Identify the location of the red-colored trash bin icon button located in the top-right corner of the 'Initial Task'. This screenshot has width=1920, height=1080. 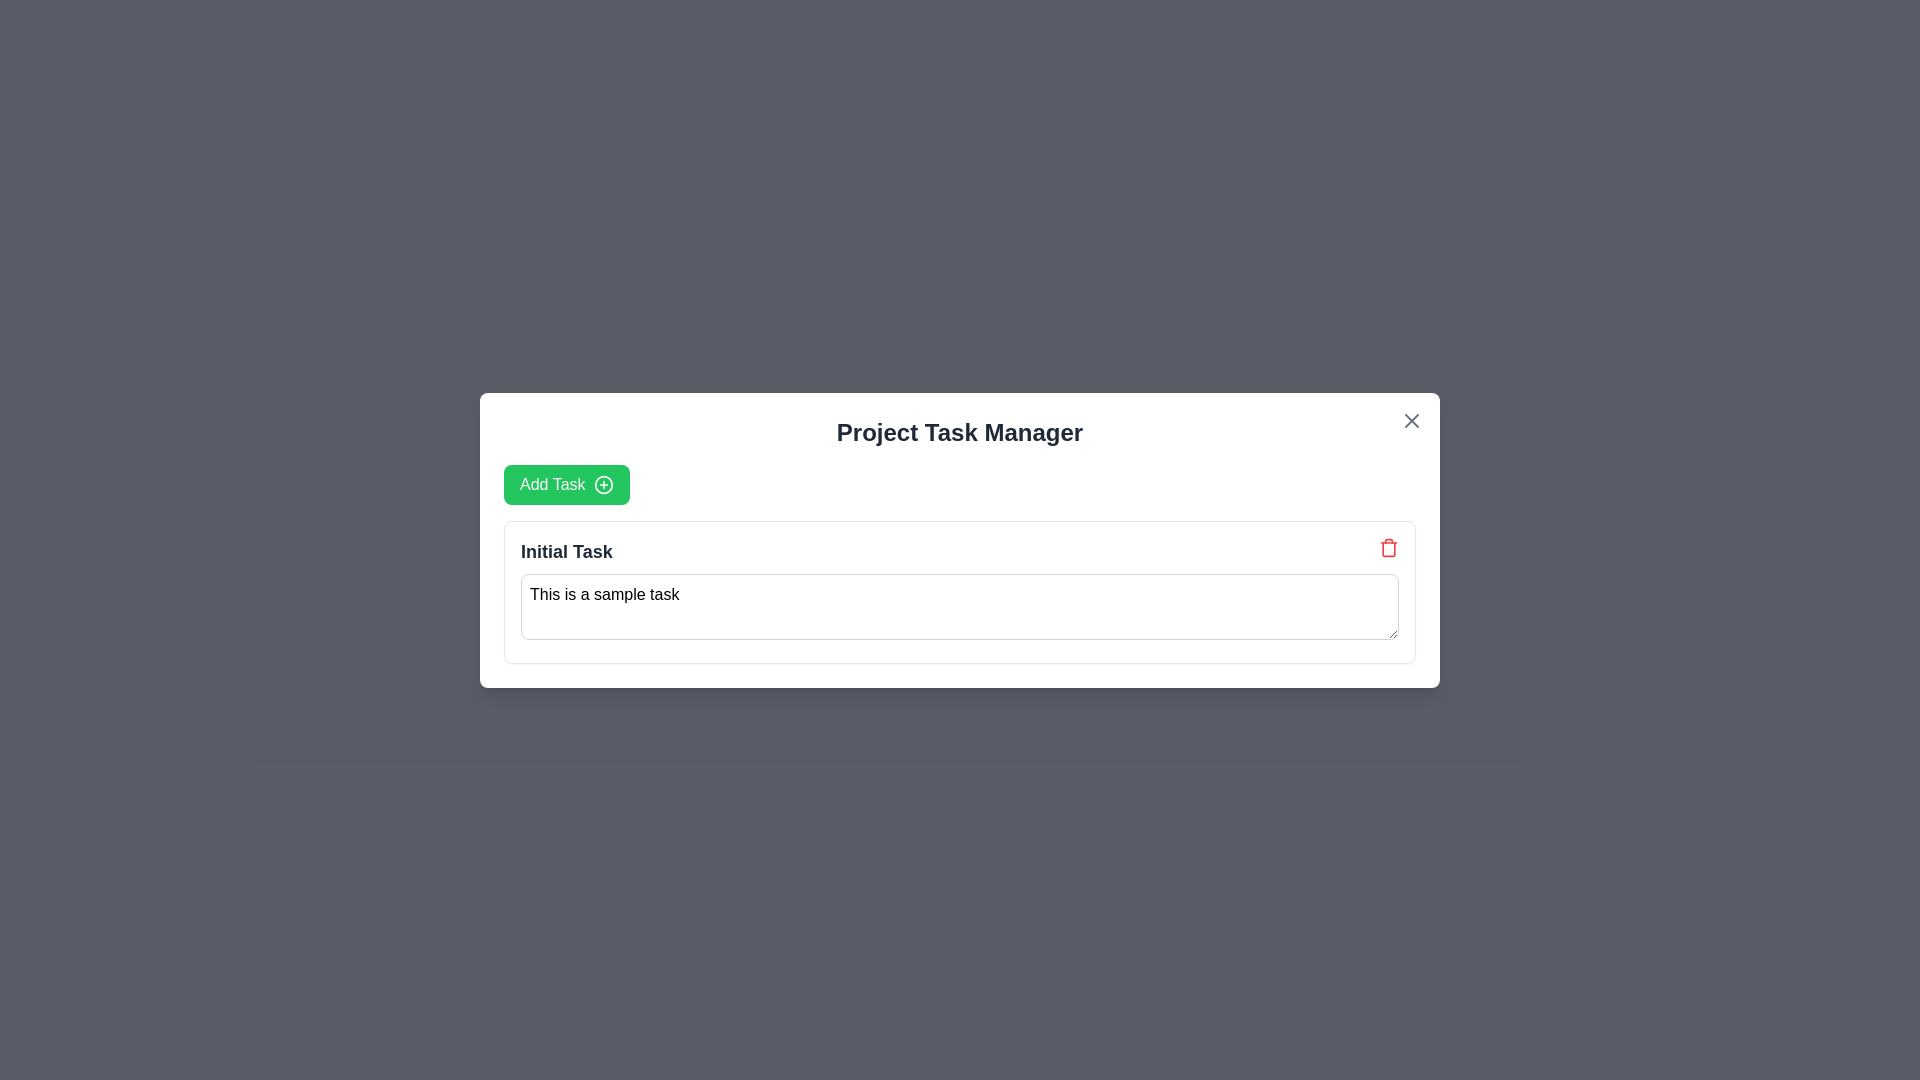
(1387, 547).